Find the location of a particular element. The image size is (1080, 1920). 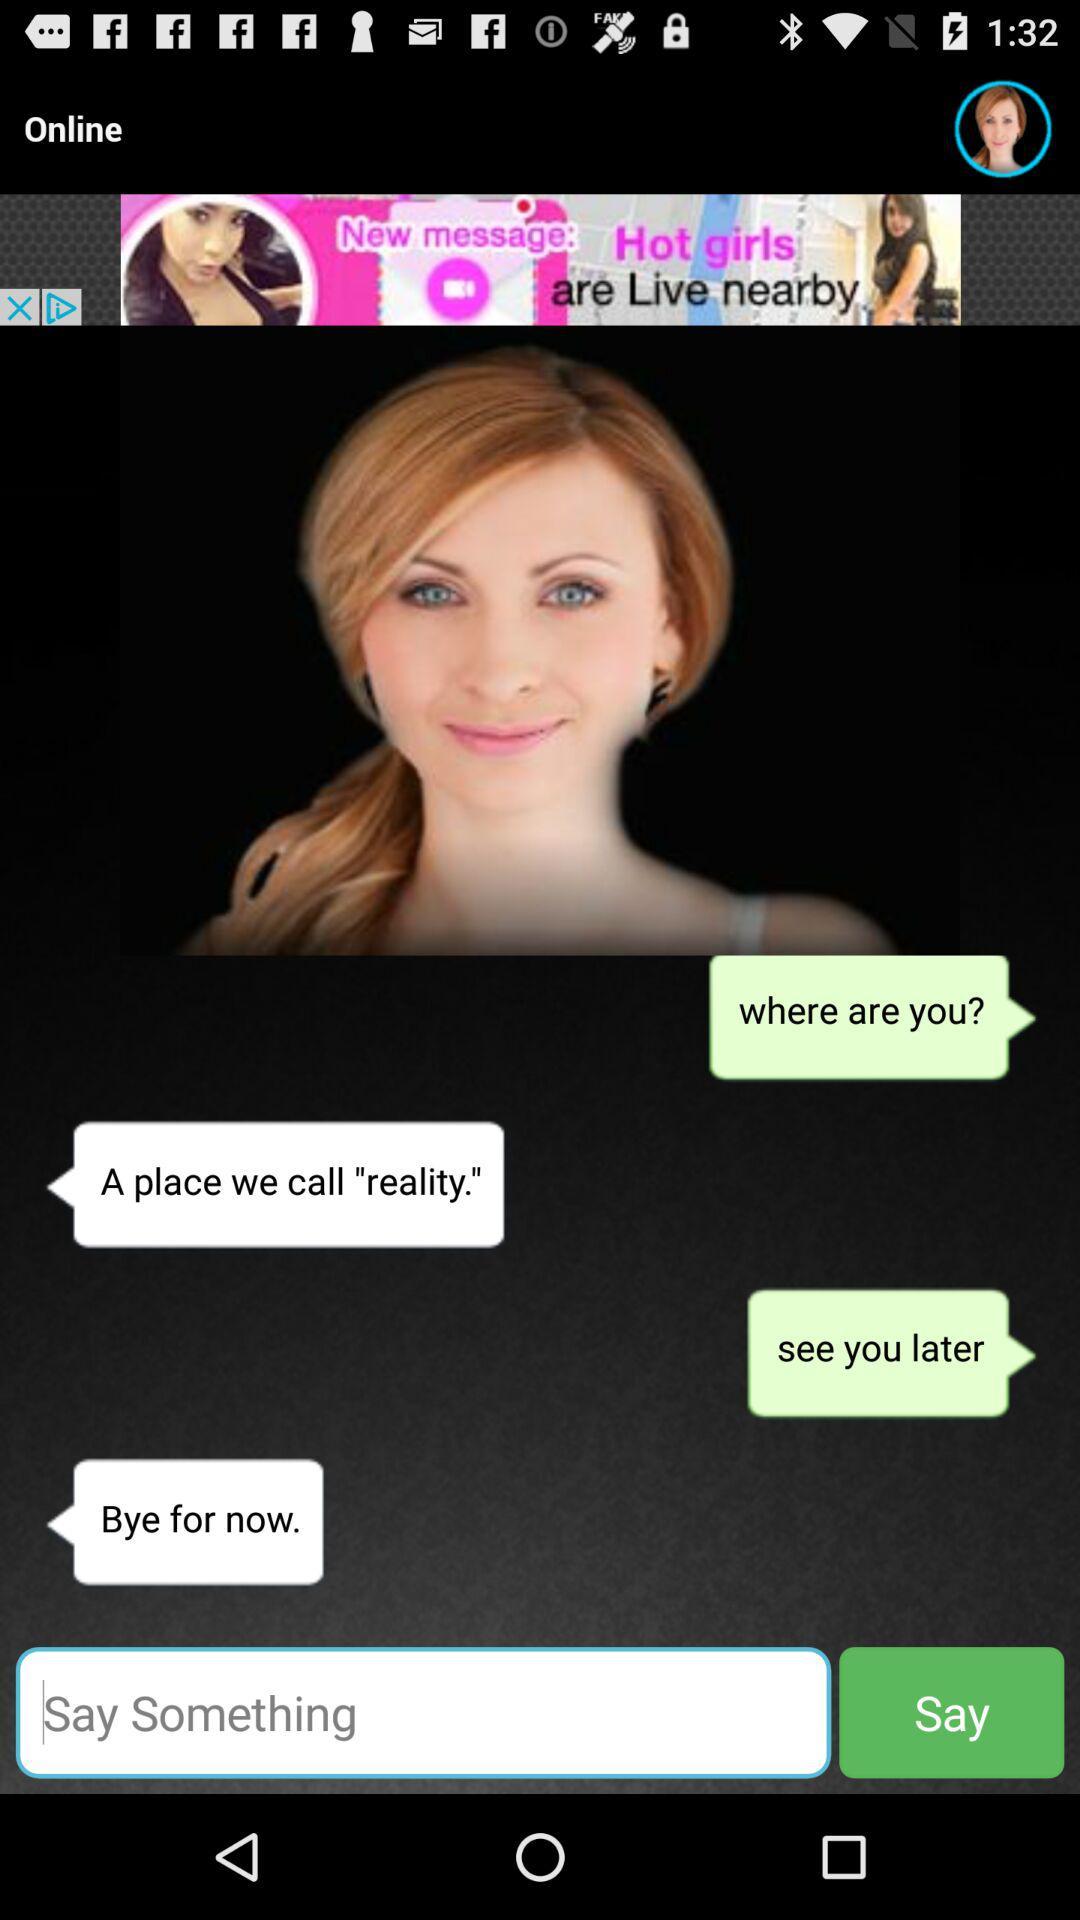

previous is located at coordinates (540, 640).